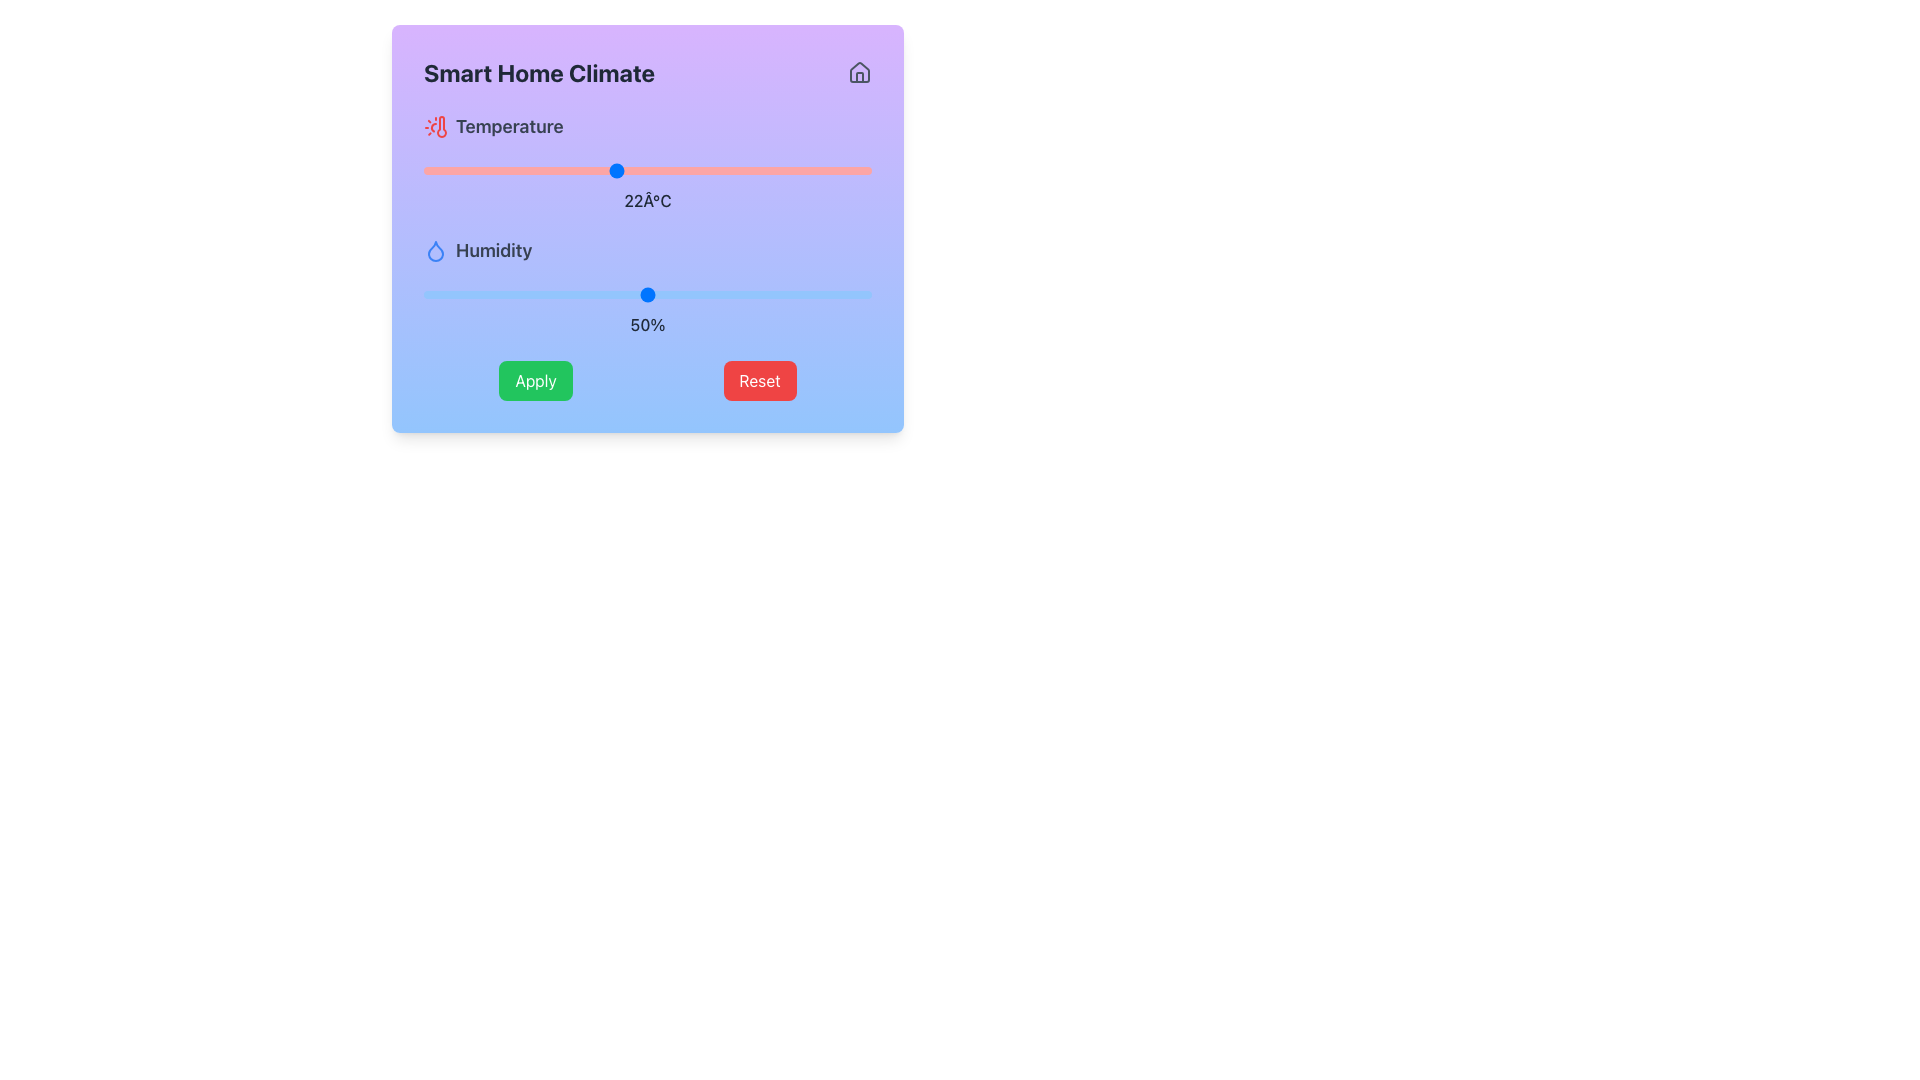 This screenshot has height=1080, width=1920. What do you see at coordinates (648, 169) in the screenshot?
I see `the blue handle of the temperature range slider, which is styled with a red track` at bounding box center [648, 169].